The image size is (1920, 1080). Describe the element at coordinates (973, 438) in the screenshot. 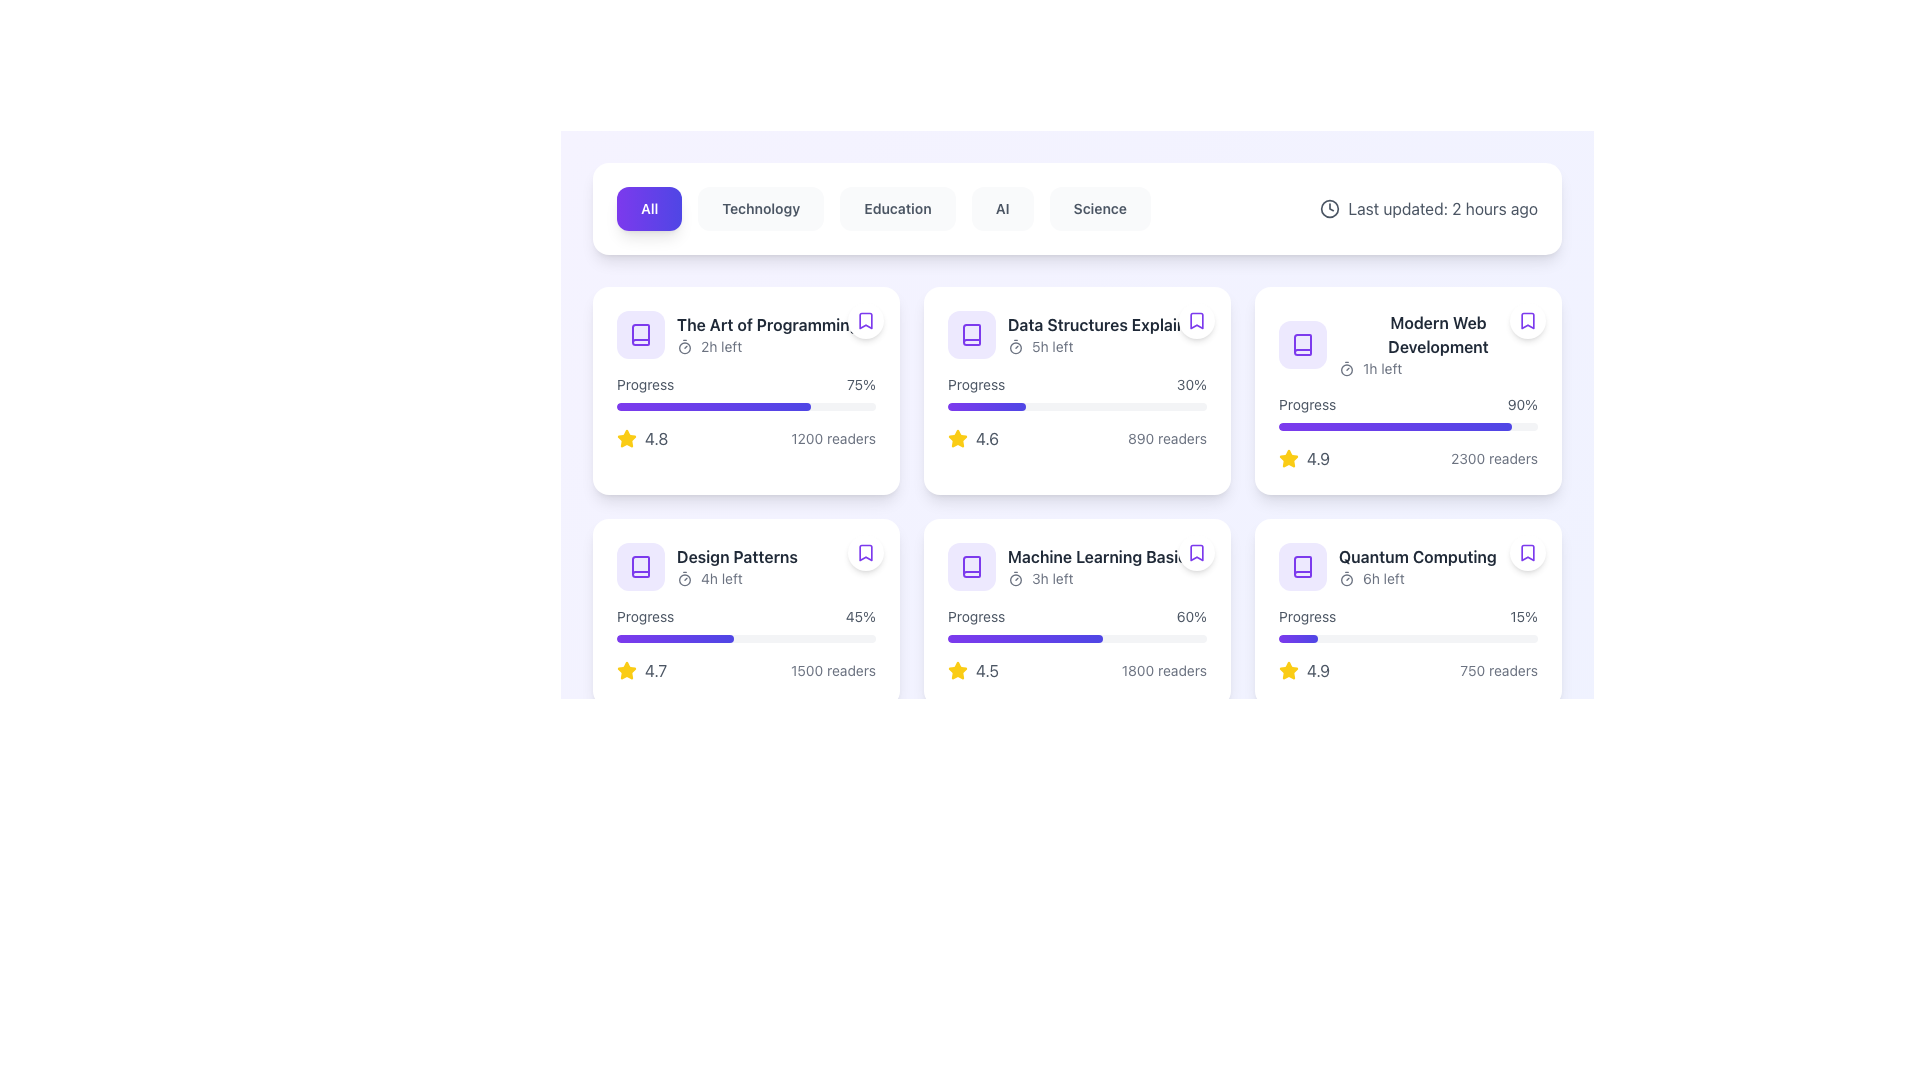

I see `the rating display for 'Data Structures Explained', which shows a rating of 4.6, located in the bottom-left corner of the card, to the left of '890 readers' and below the horizontal progress bar` at that location.